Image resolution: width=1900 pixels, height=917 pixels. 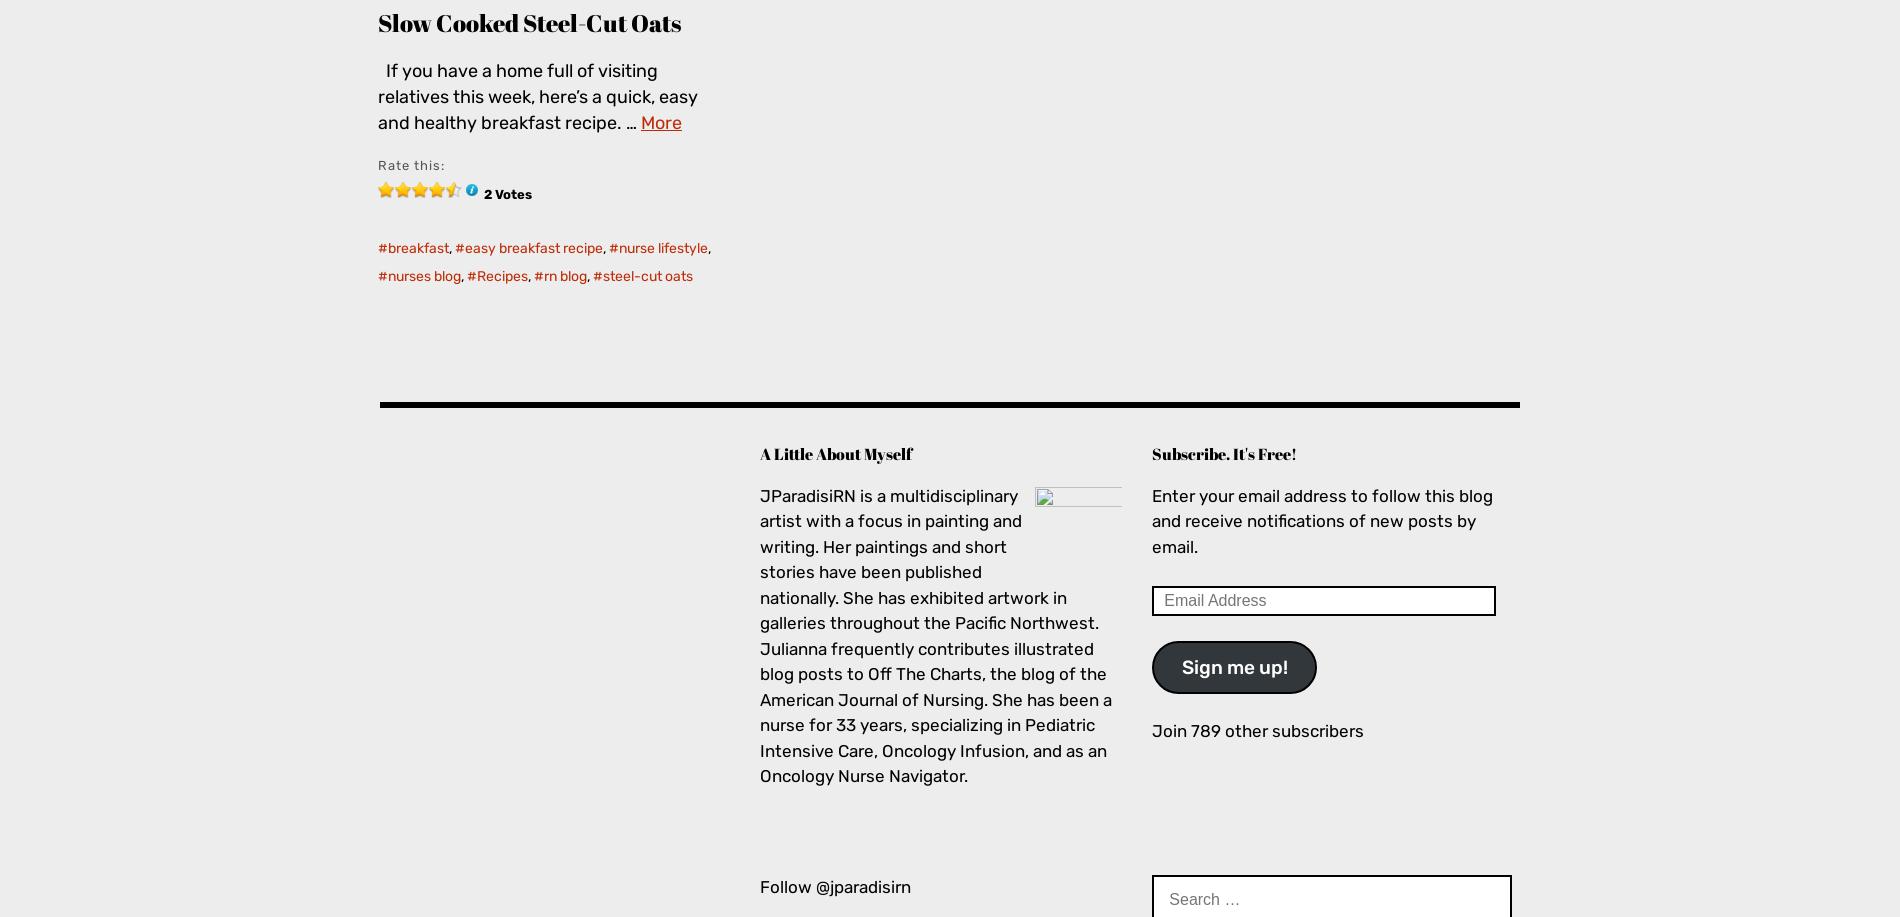 I want to click on 'A Little About Myself', so click(x=759, y=452).